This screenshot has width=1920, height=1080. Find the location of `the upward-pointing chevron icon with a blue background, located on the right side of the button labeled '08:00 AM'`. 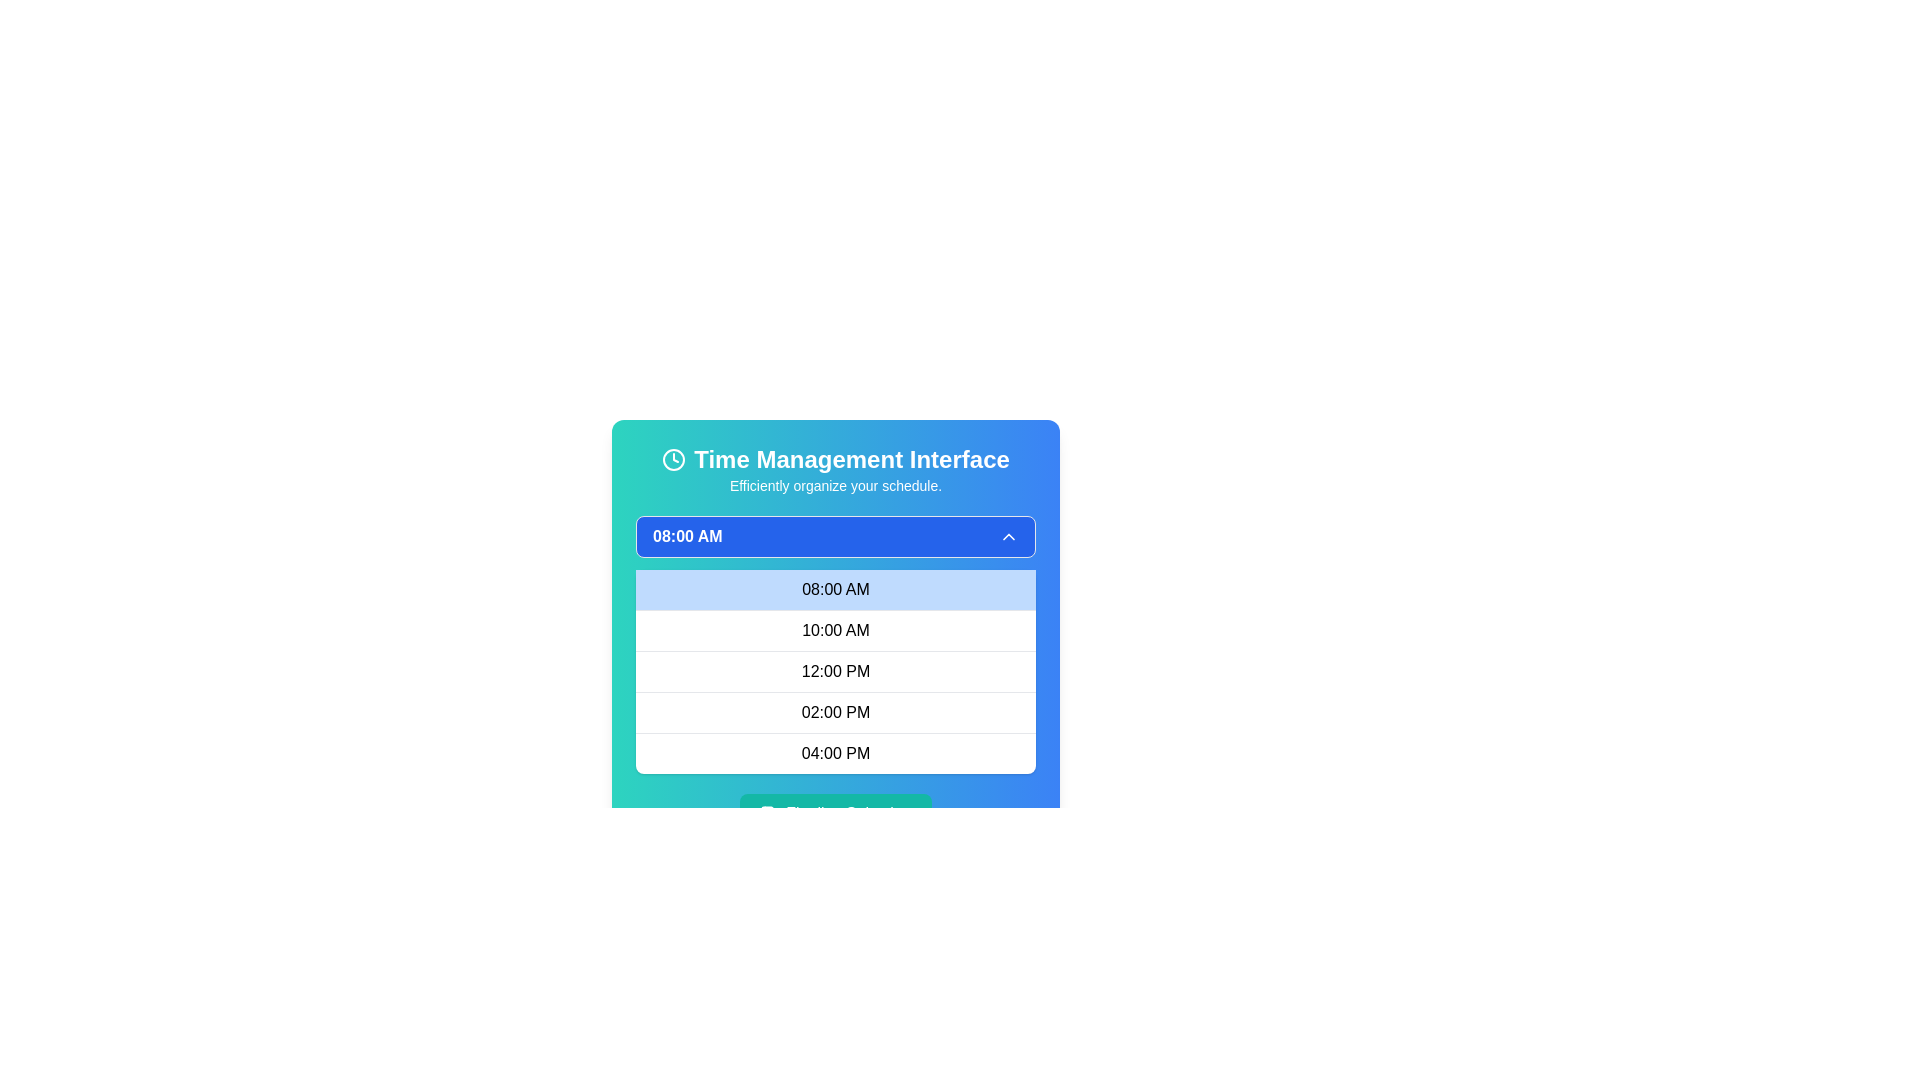

the upward-pointing chevron icon with a blue background, located on the right side of the button labeled '08:00 AM' is located at coordinates (1008, 535).